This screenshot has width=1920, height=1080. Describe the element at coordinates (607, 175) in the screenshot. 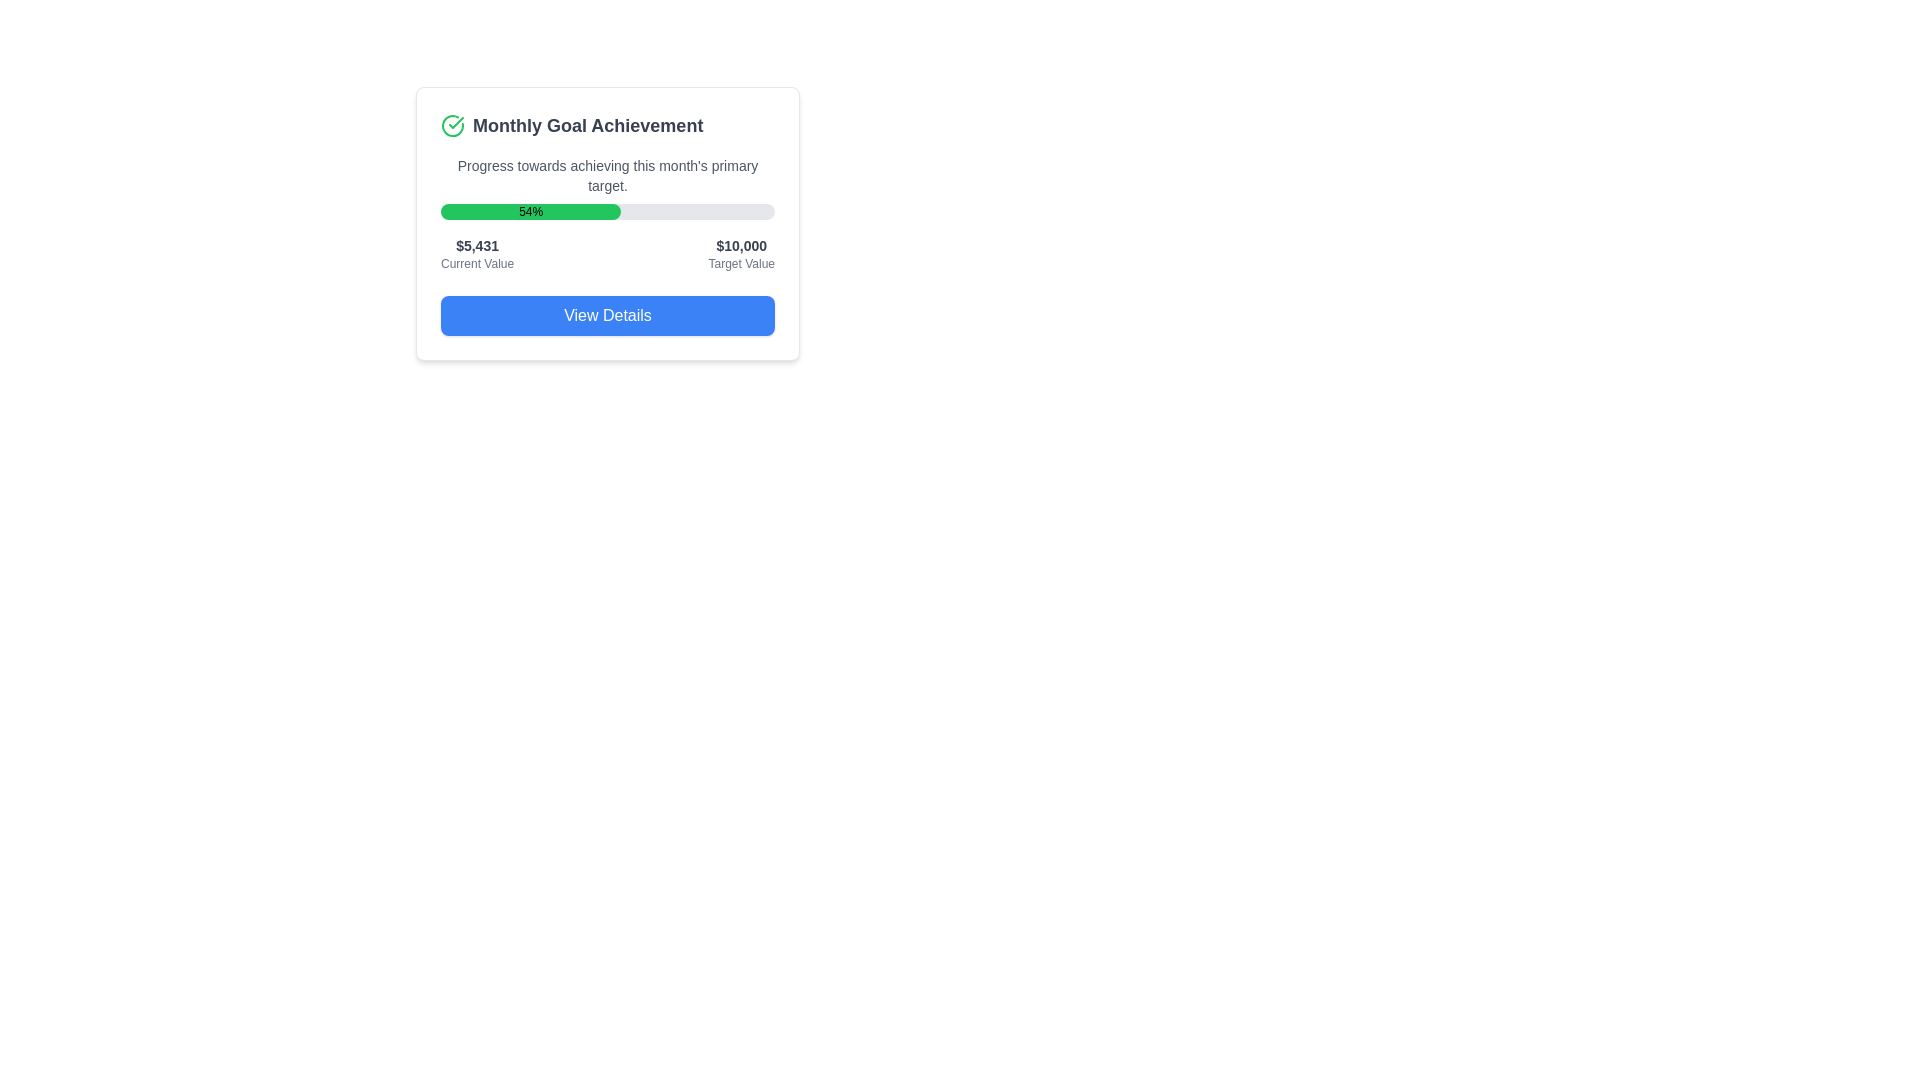

I see `informational text that describes the progress tracked within the user interface card, located below the title 'Monthly Goal Achievement' and above a progress bar indicating 54%` at that location.